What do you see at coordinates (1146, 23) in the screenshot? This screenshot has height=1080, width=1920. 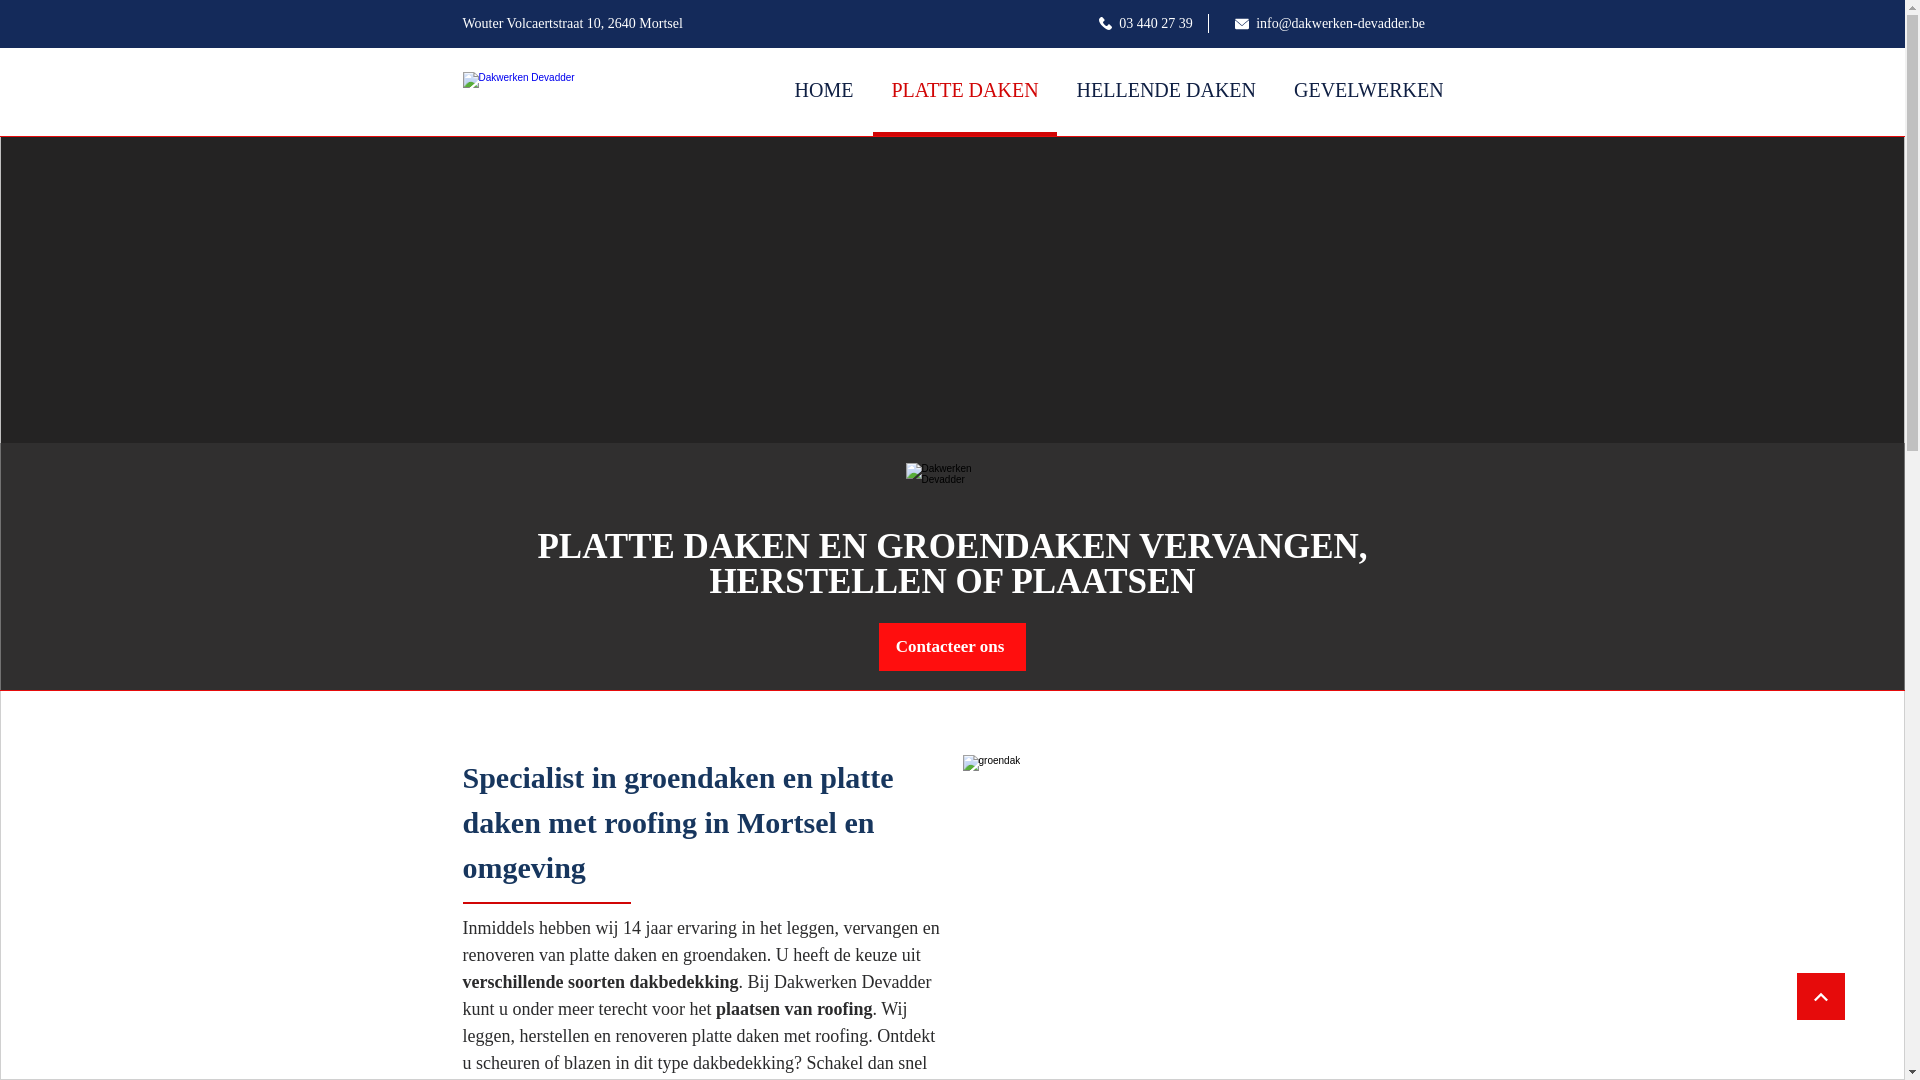 I see `'03 440 27 39'` at bounding box center [1146, 23].